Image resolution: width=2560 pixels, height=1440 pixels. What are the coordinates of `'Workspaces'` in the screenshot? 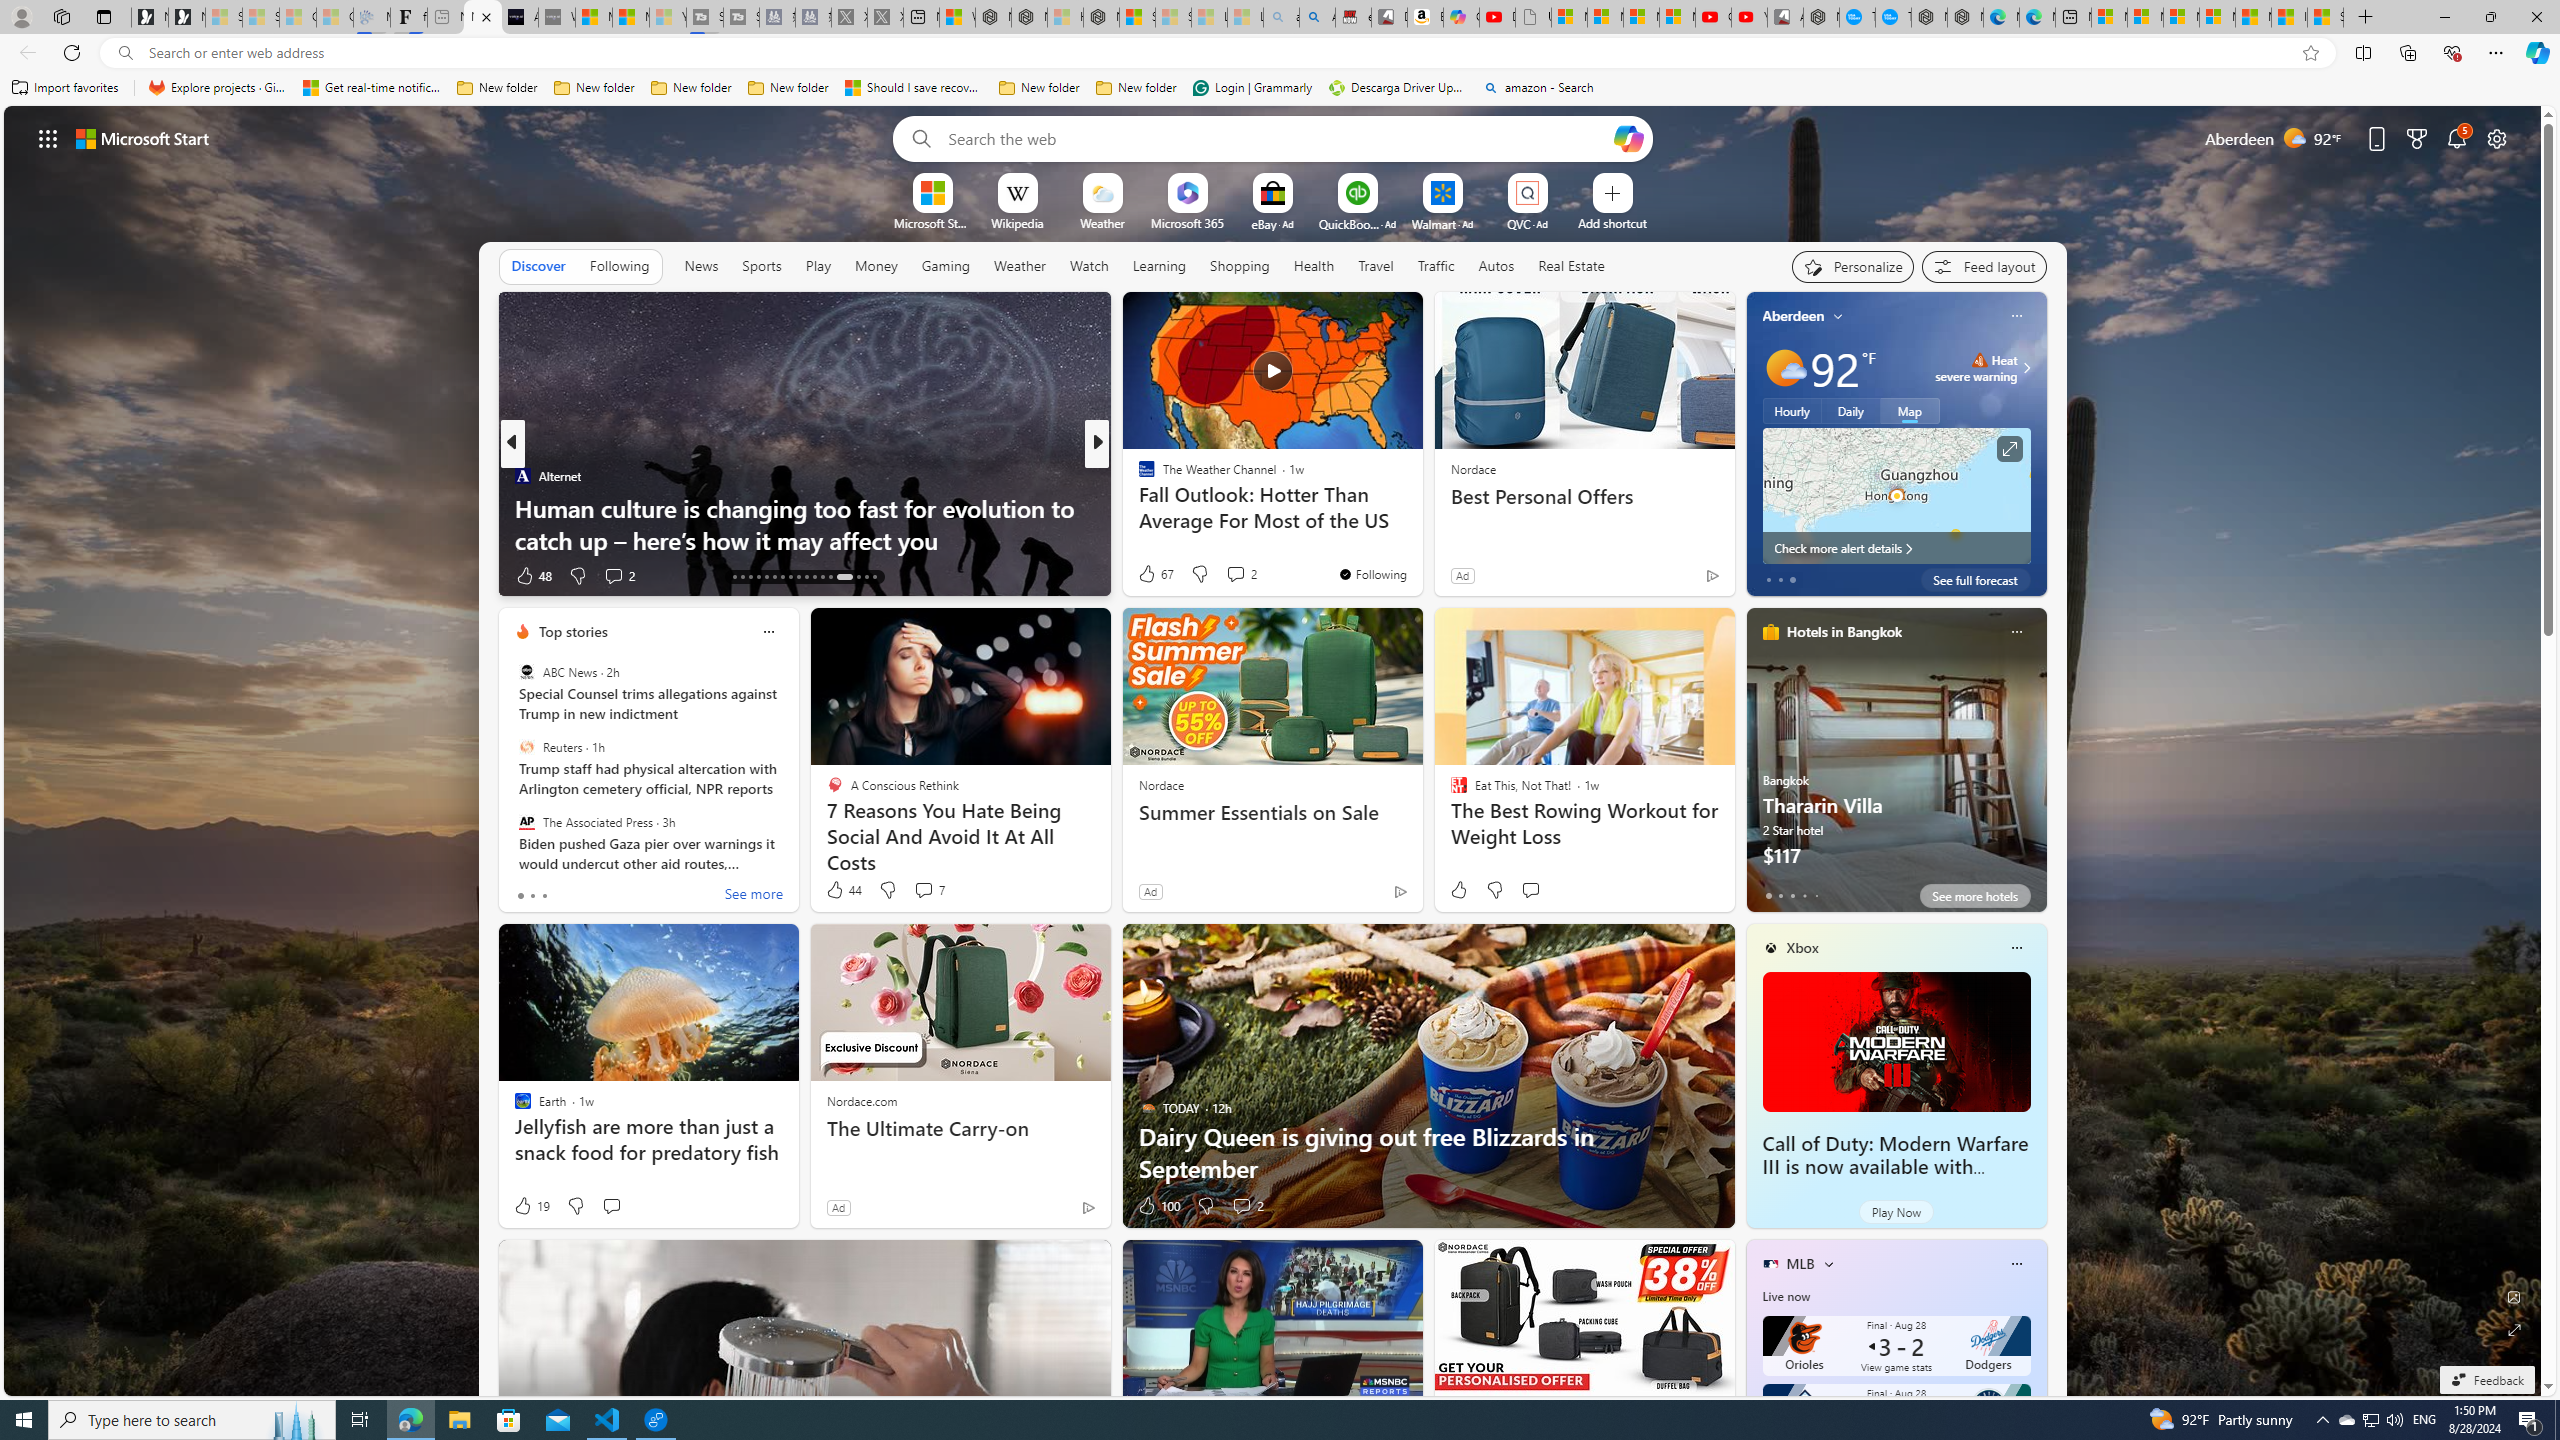 It's located at (61, 16).